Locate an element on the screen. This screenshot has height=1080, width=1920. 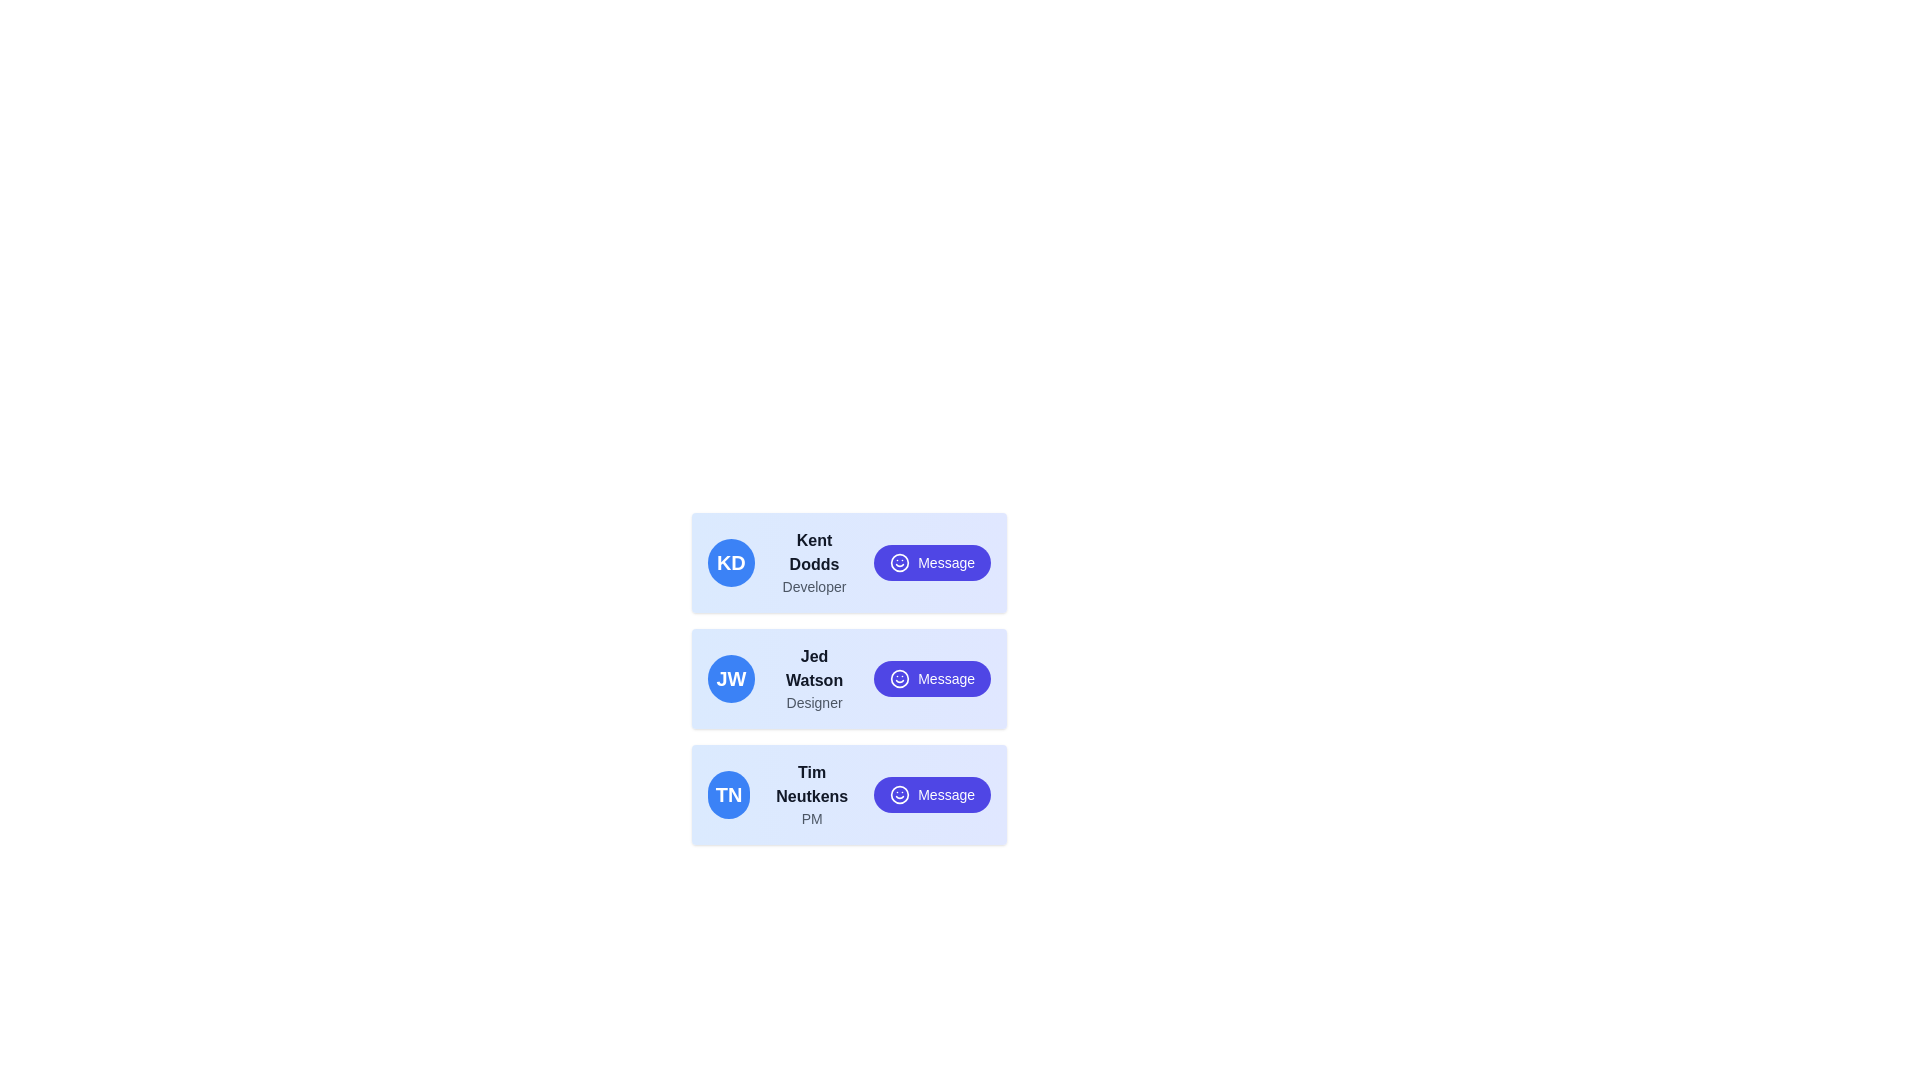
the second profile row in the scrollable card that displays user information and includes an action button for sending a message is located at coordinates (849, 665).